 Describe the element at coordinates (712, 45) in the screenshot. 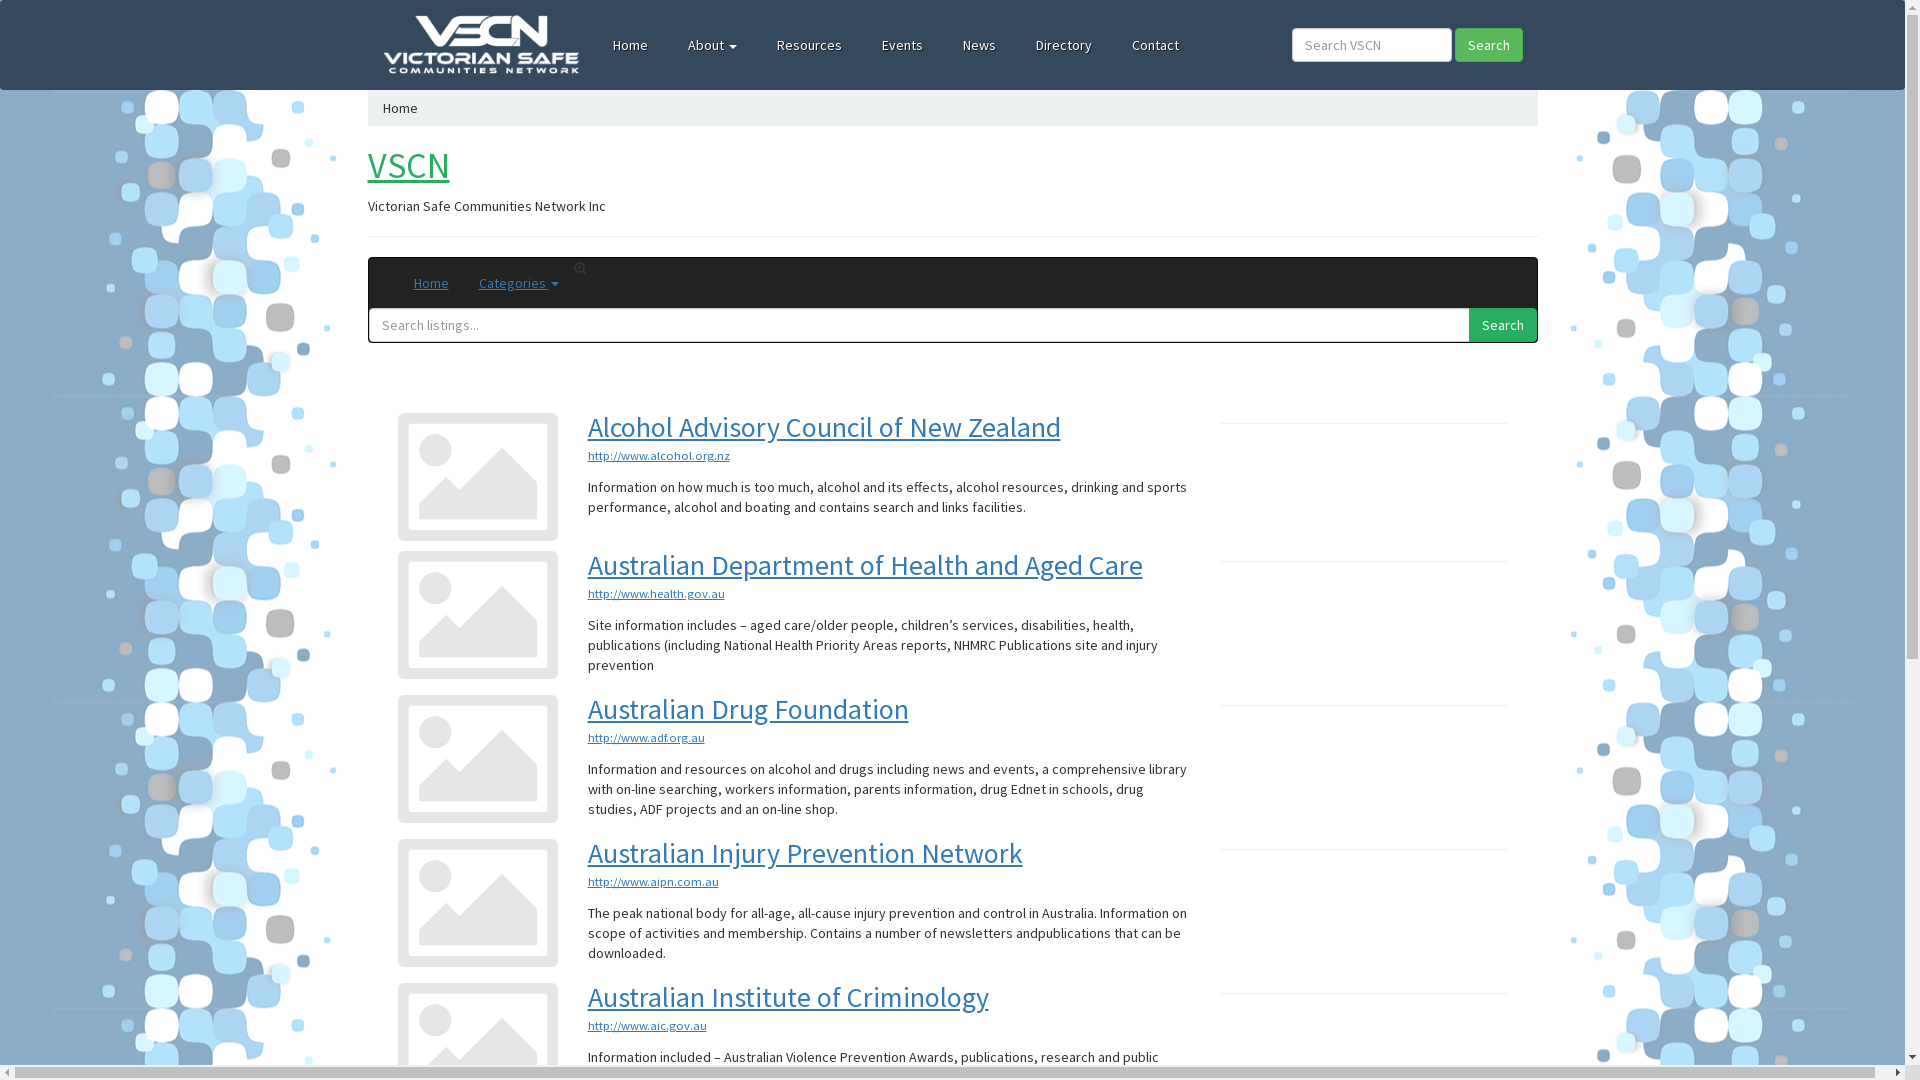

I see `'About'` at that location.